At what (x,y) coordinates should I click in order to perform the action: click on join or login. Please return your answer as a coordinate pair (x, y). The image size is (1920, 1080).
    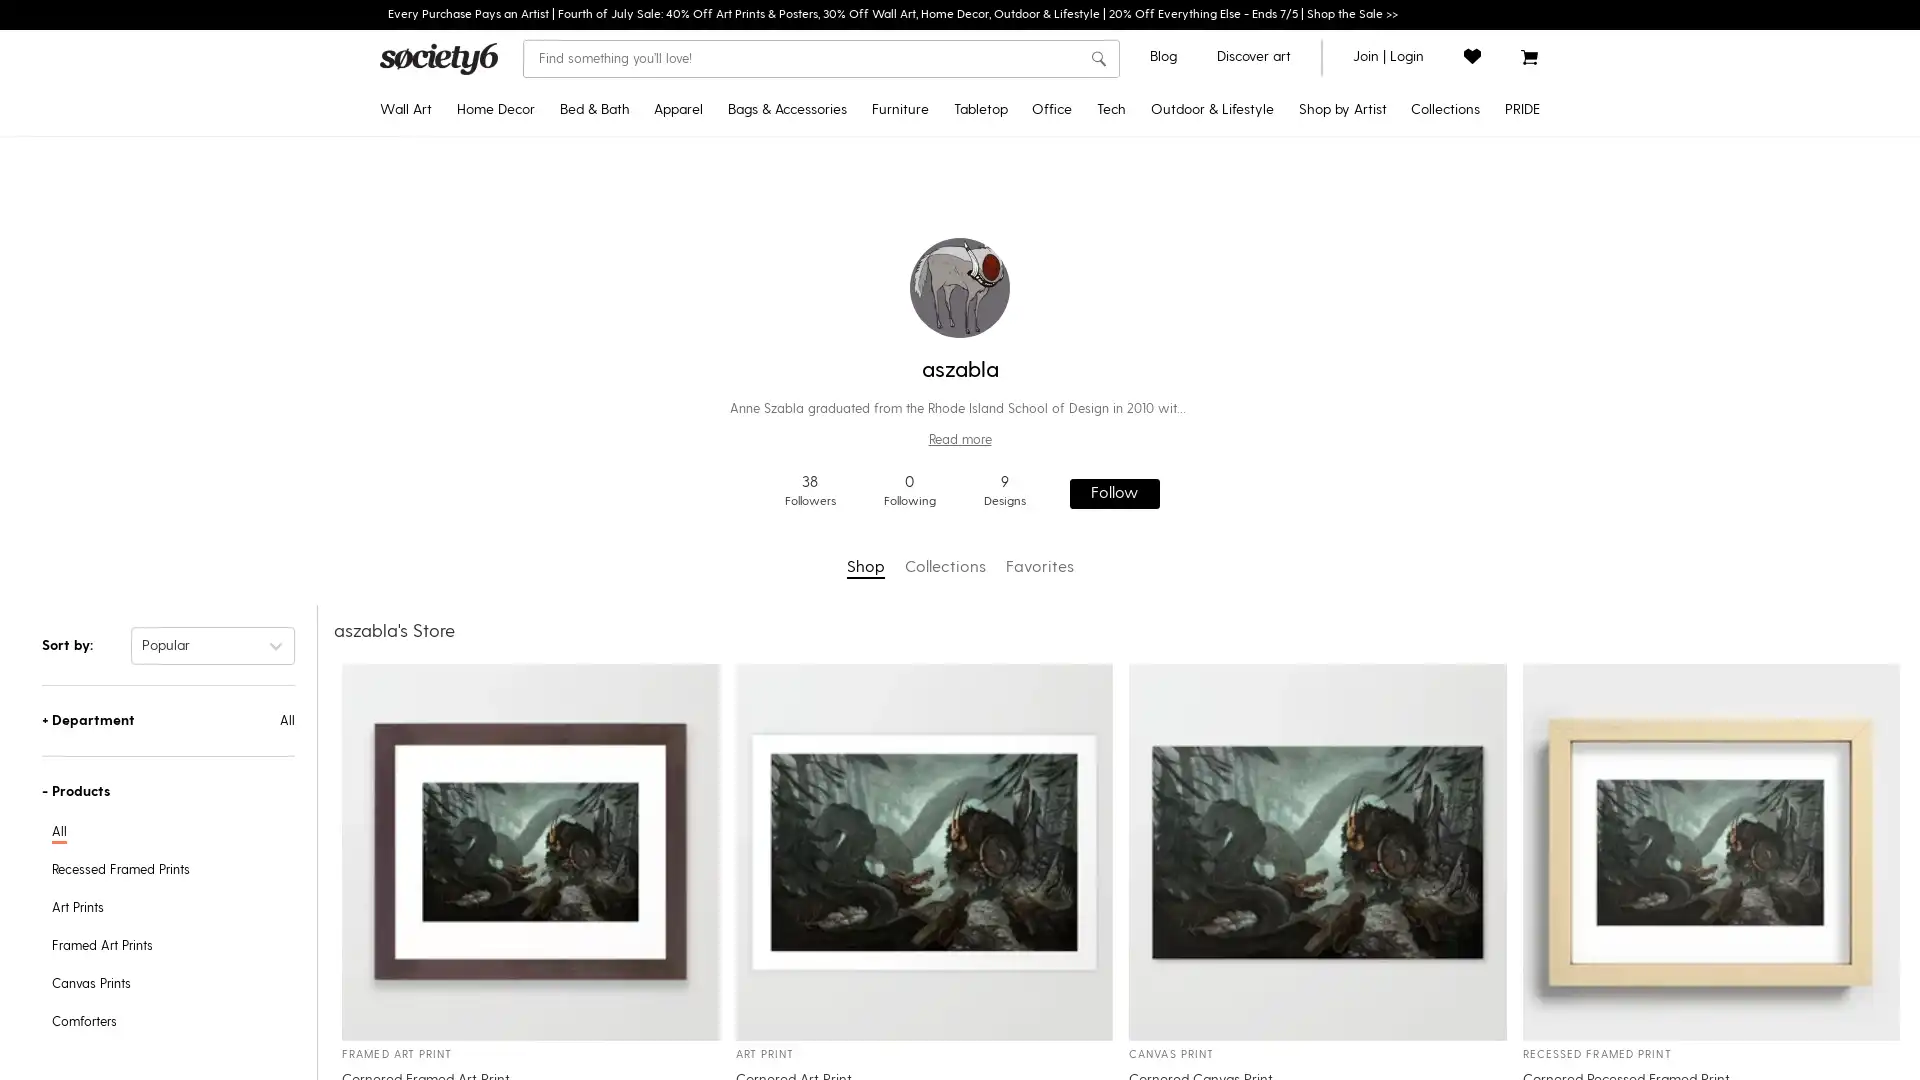
    Looking at the image, I should click on (1387, 55).